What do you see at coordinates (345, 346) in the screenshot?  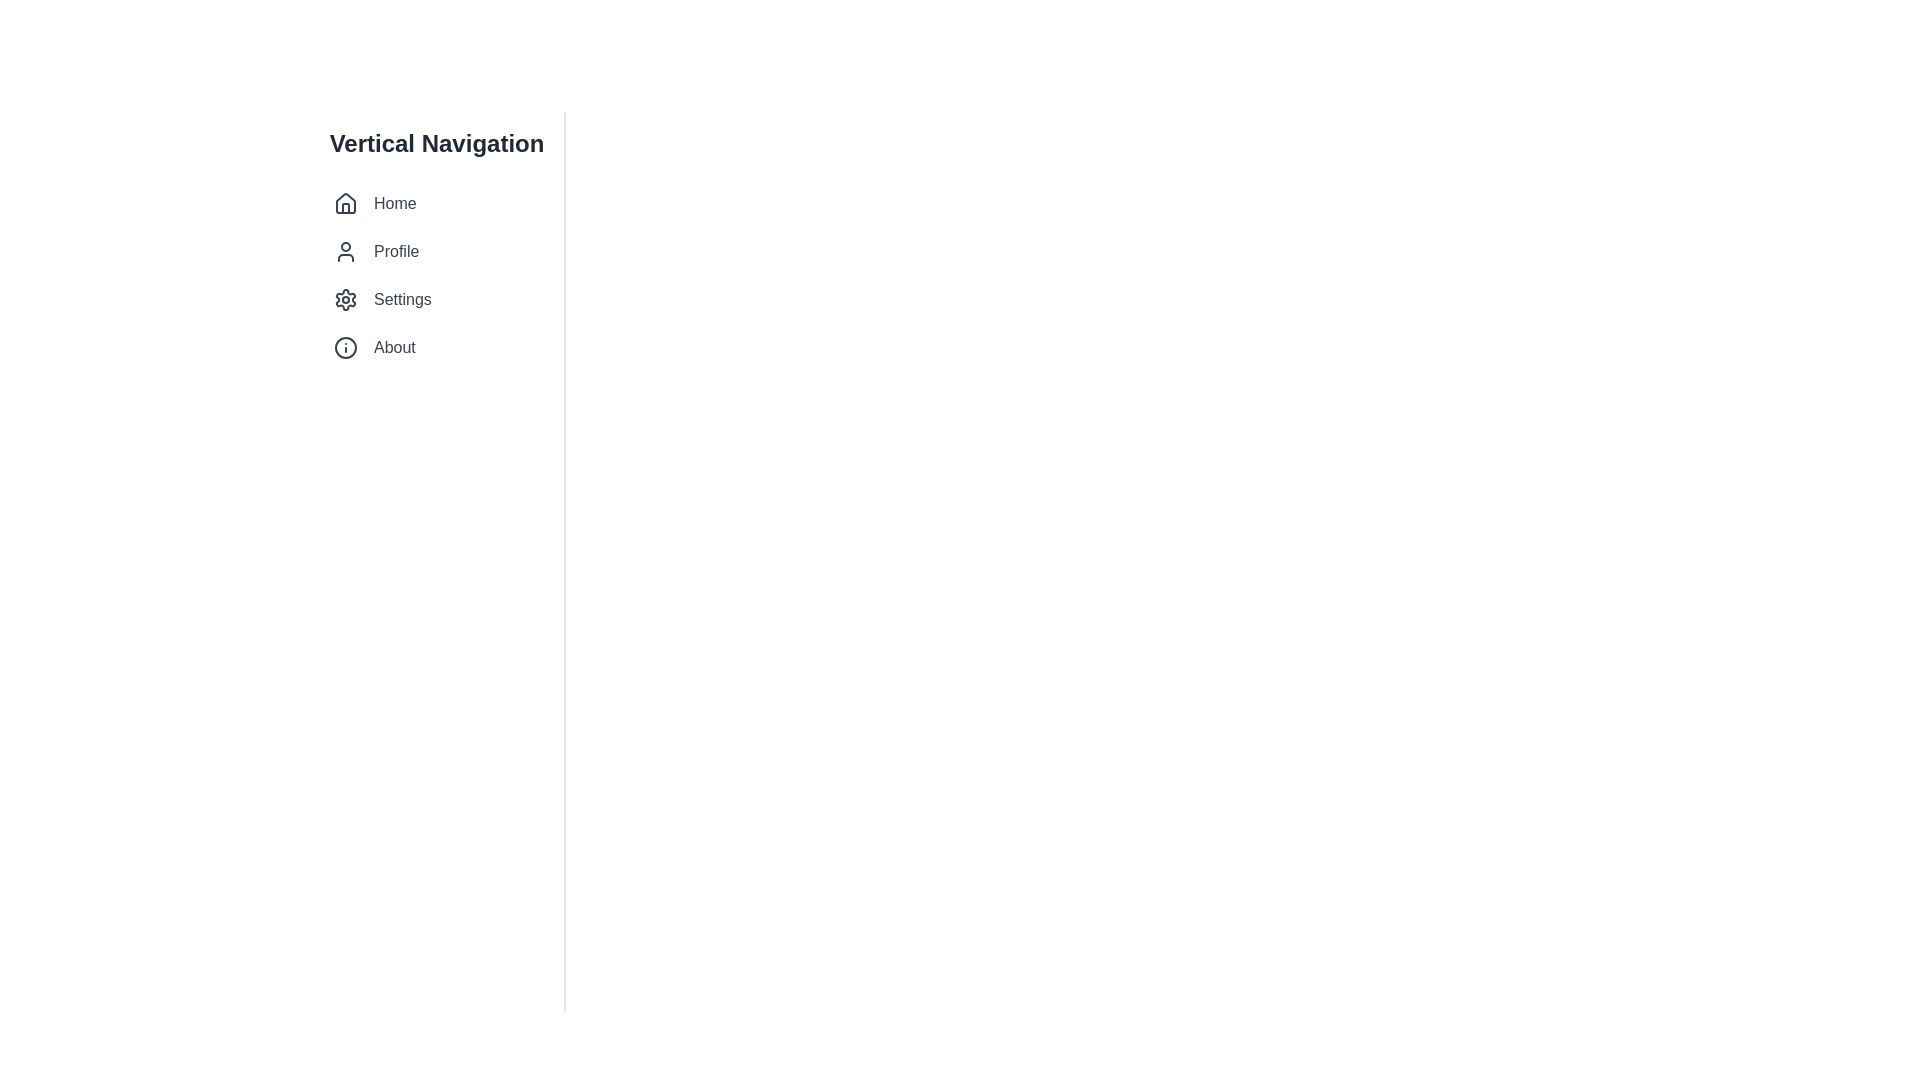 I see `the decorative graphical circle located at the center of the 'About' icon in the vertical navigation menu, which is part of an information symbol design` at bounding box center [345, 346].